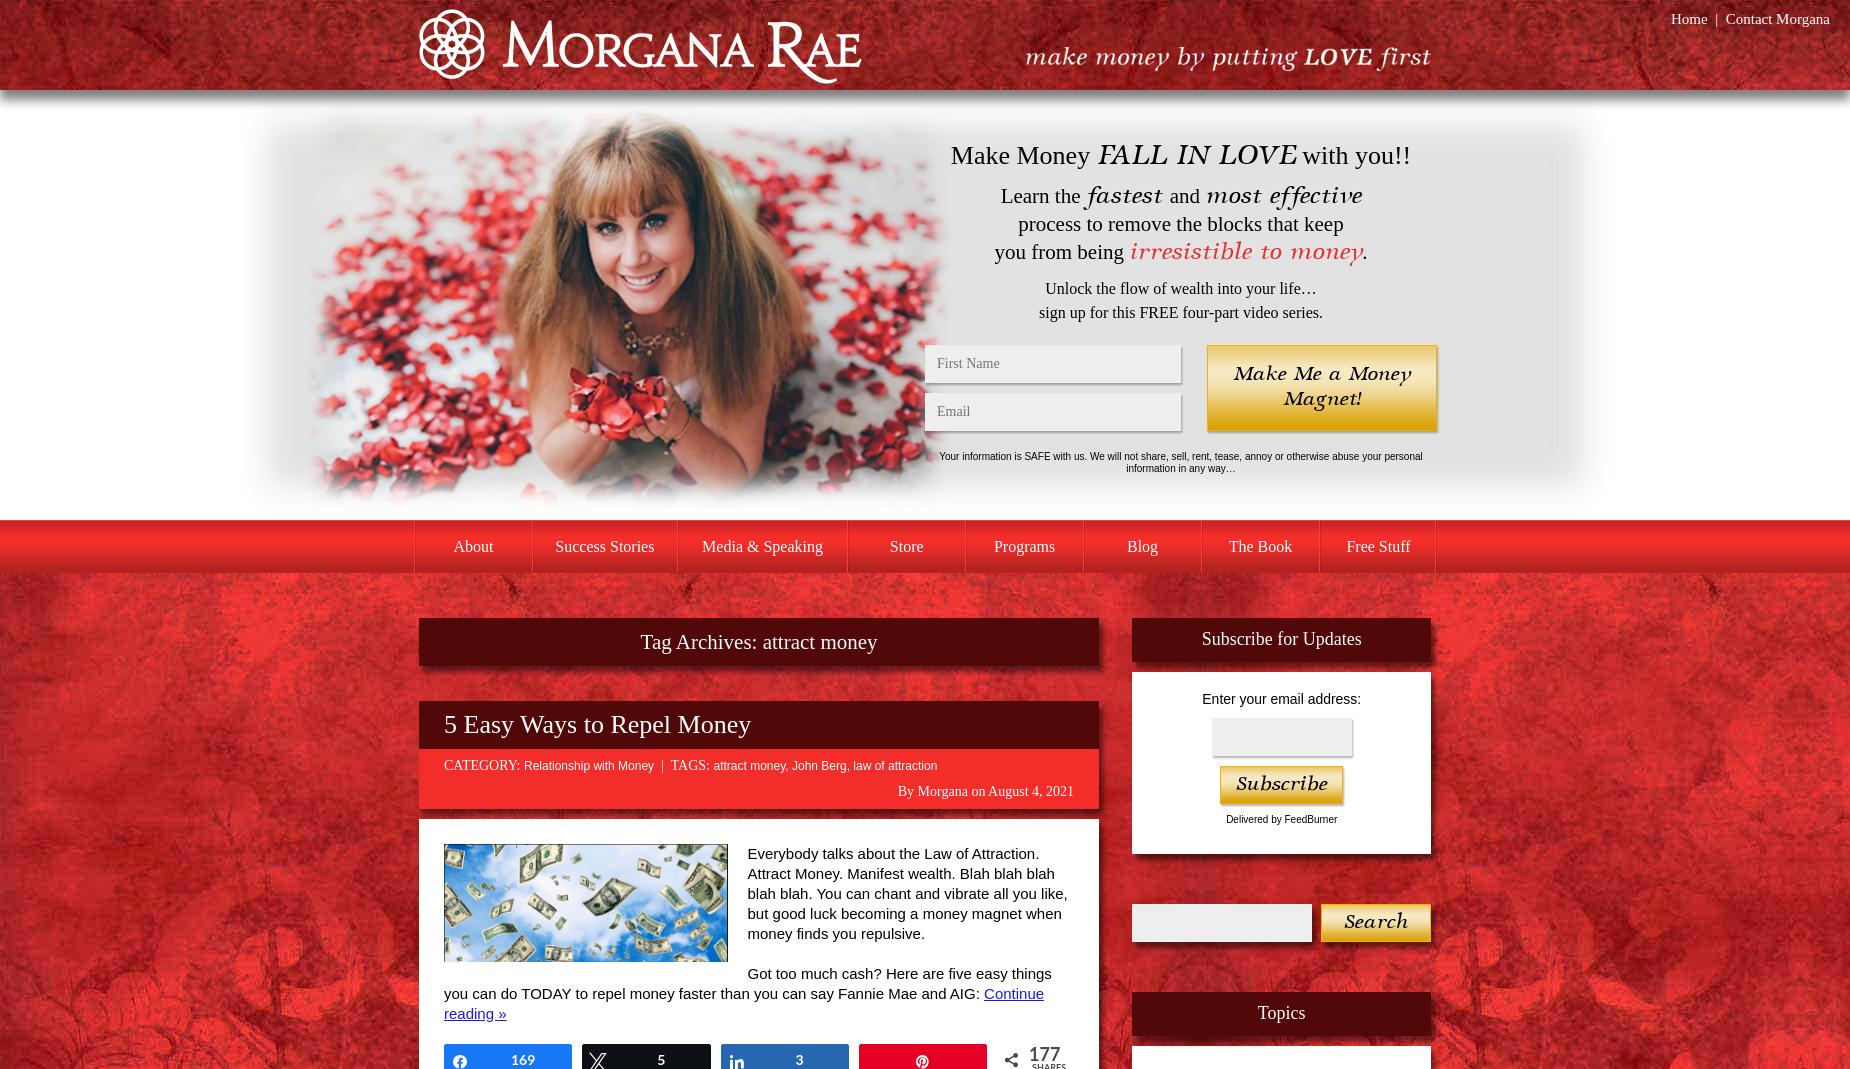  I want to click on 'Success Stories', so click(604, 545).